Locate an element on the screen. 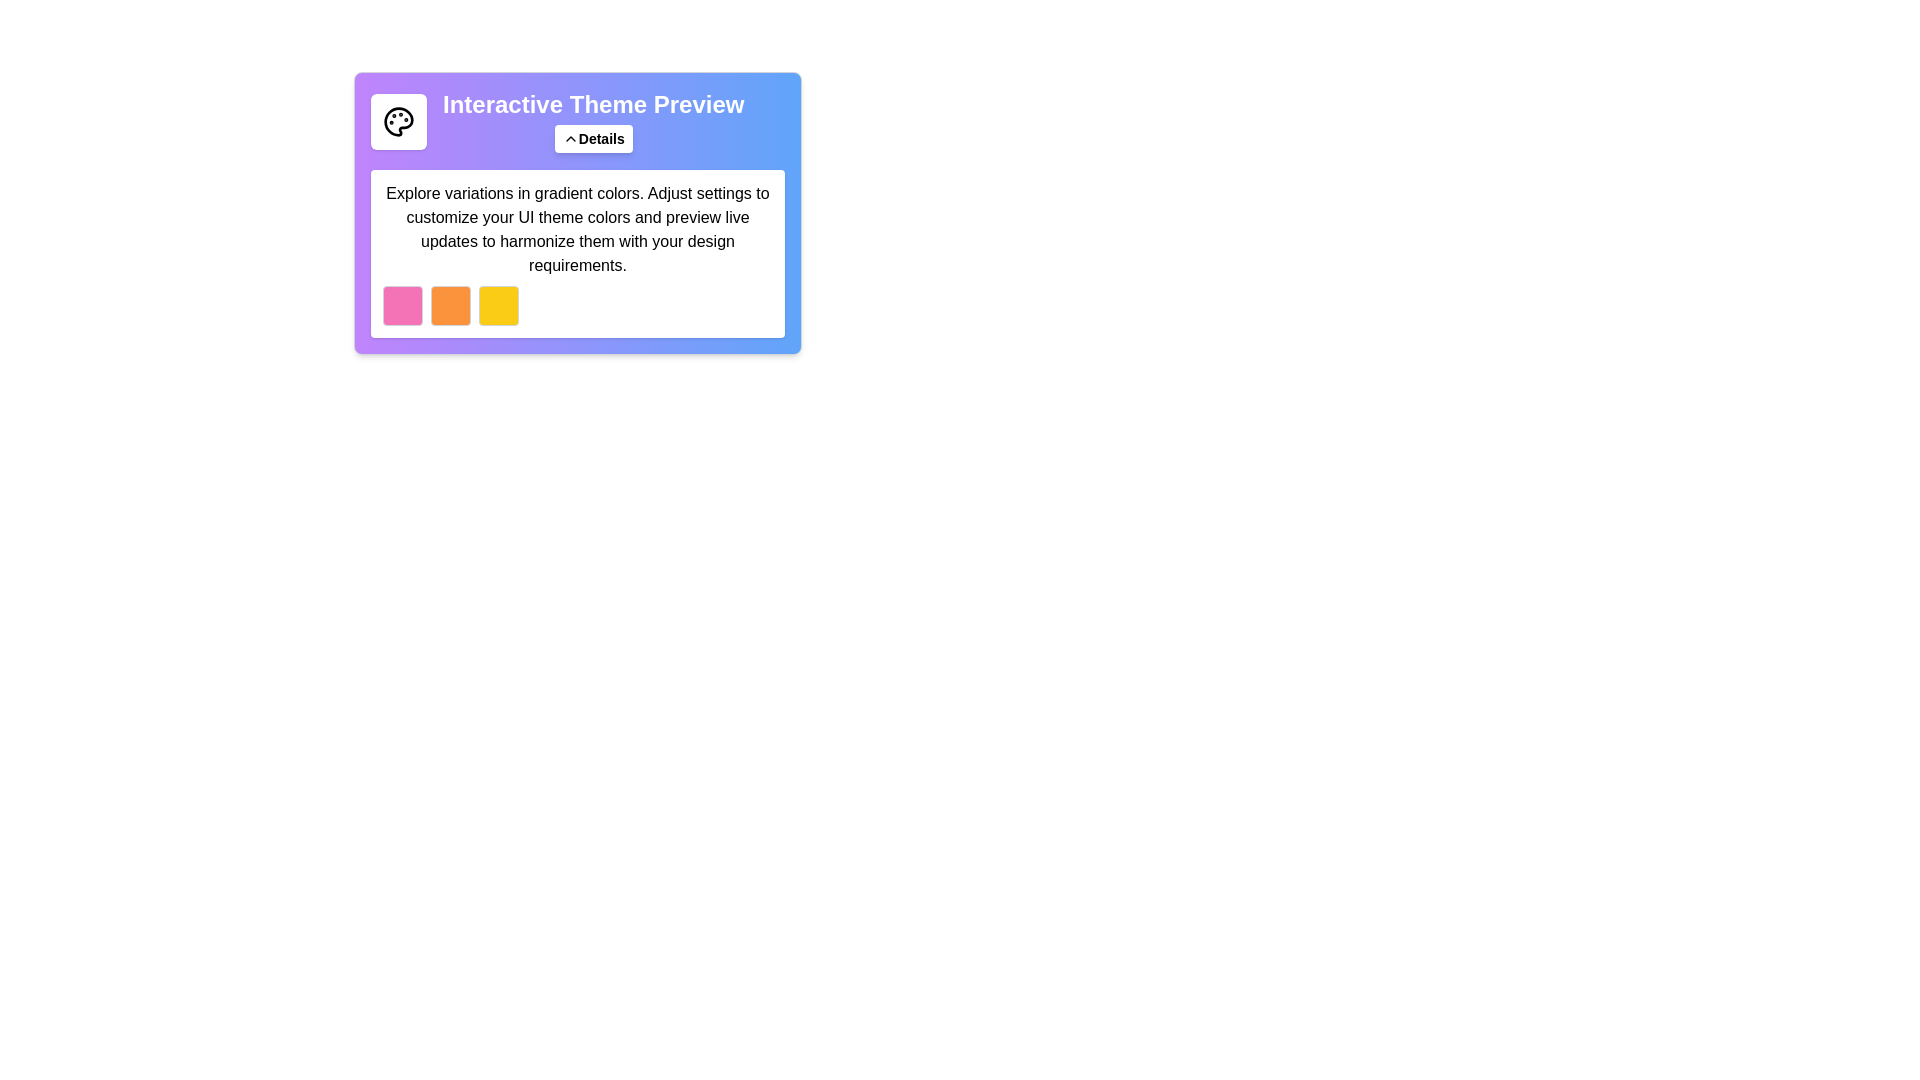 The width and height of the screenshot is (1920, 1080). the Informative Text Block that provides guidance about gradient colors and UI customization, located below the 'Interactive Theme Preview' header is located at coordinates (576, 229).